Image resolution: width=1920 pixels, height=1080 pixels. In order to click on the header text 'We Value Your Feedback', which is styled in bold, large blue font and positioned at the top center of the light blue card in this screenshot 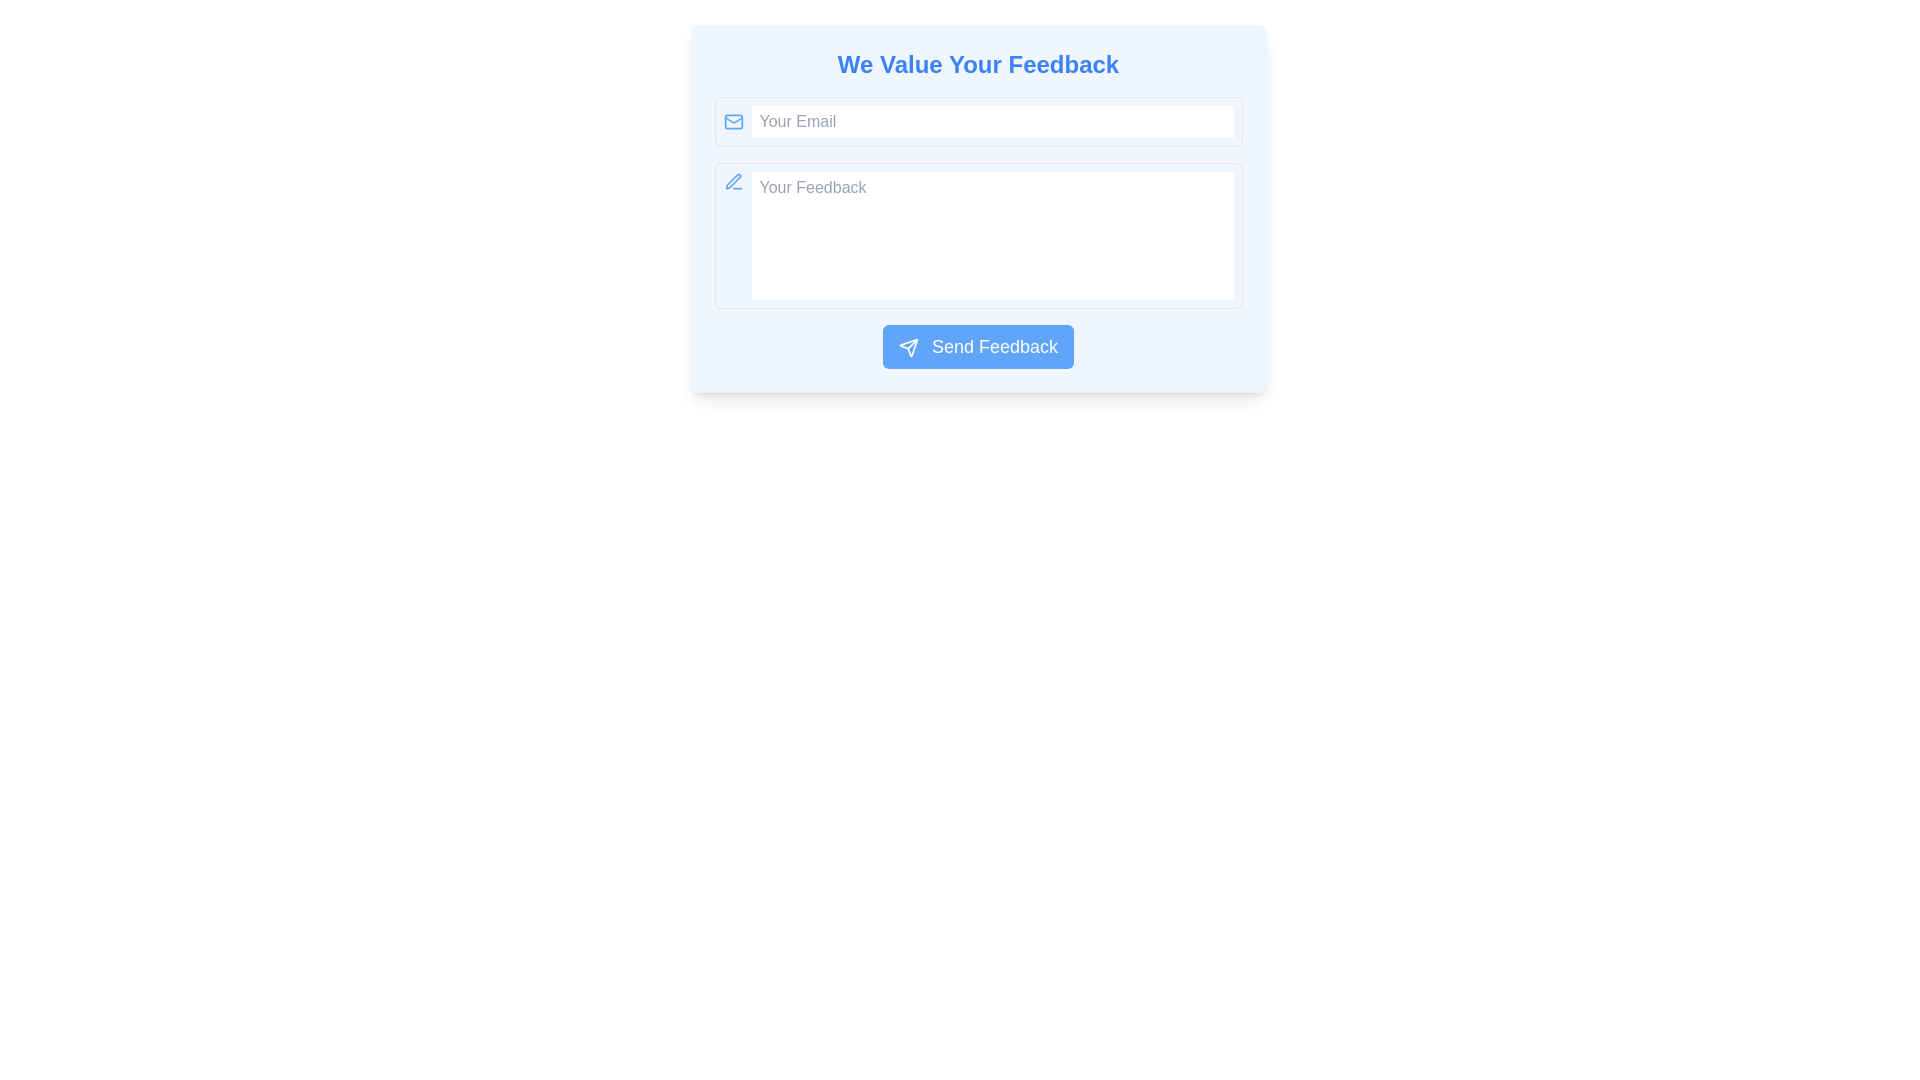, I will do `click(978, 64)`.